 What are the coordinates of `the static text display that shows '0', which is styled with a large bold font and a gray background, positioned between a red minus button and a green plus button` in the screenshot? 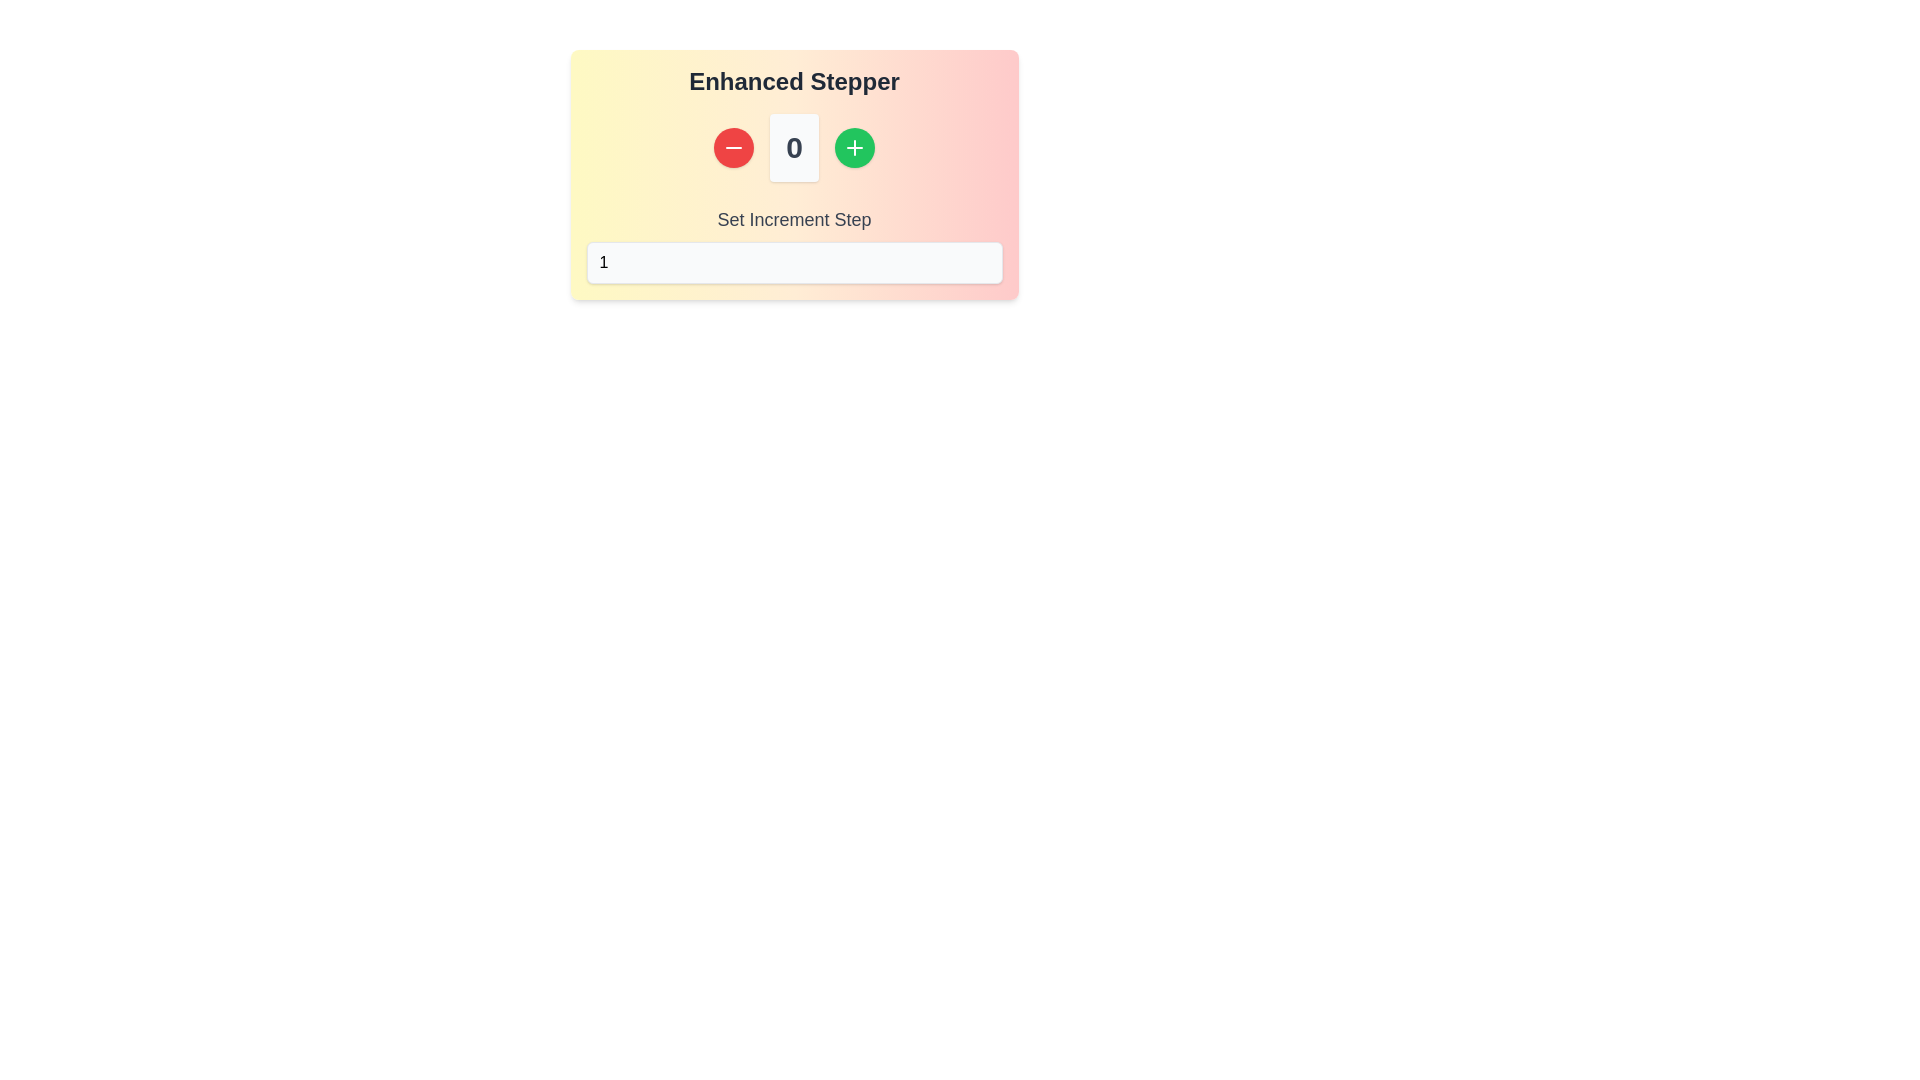 It's located at (793, 146).